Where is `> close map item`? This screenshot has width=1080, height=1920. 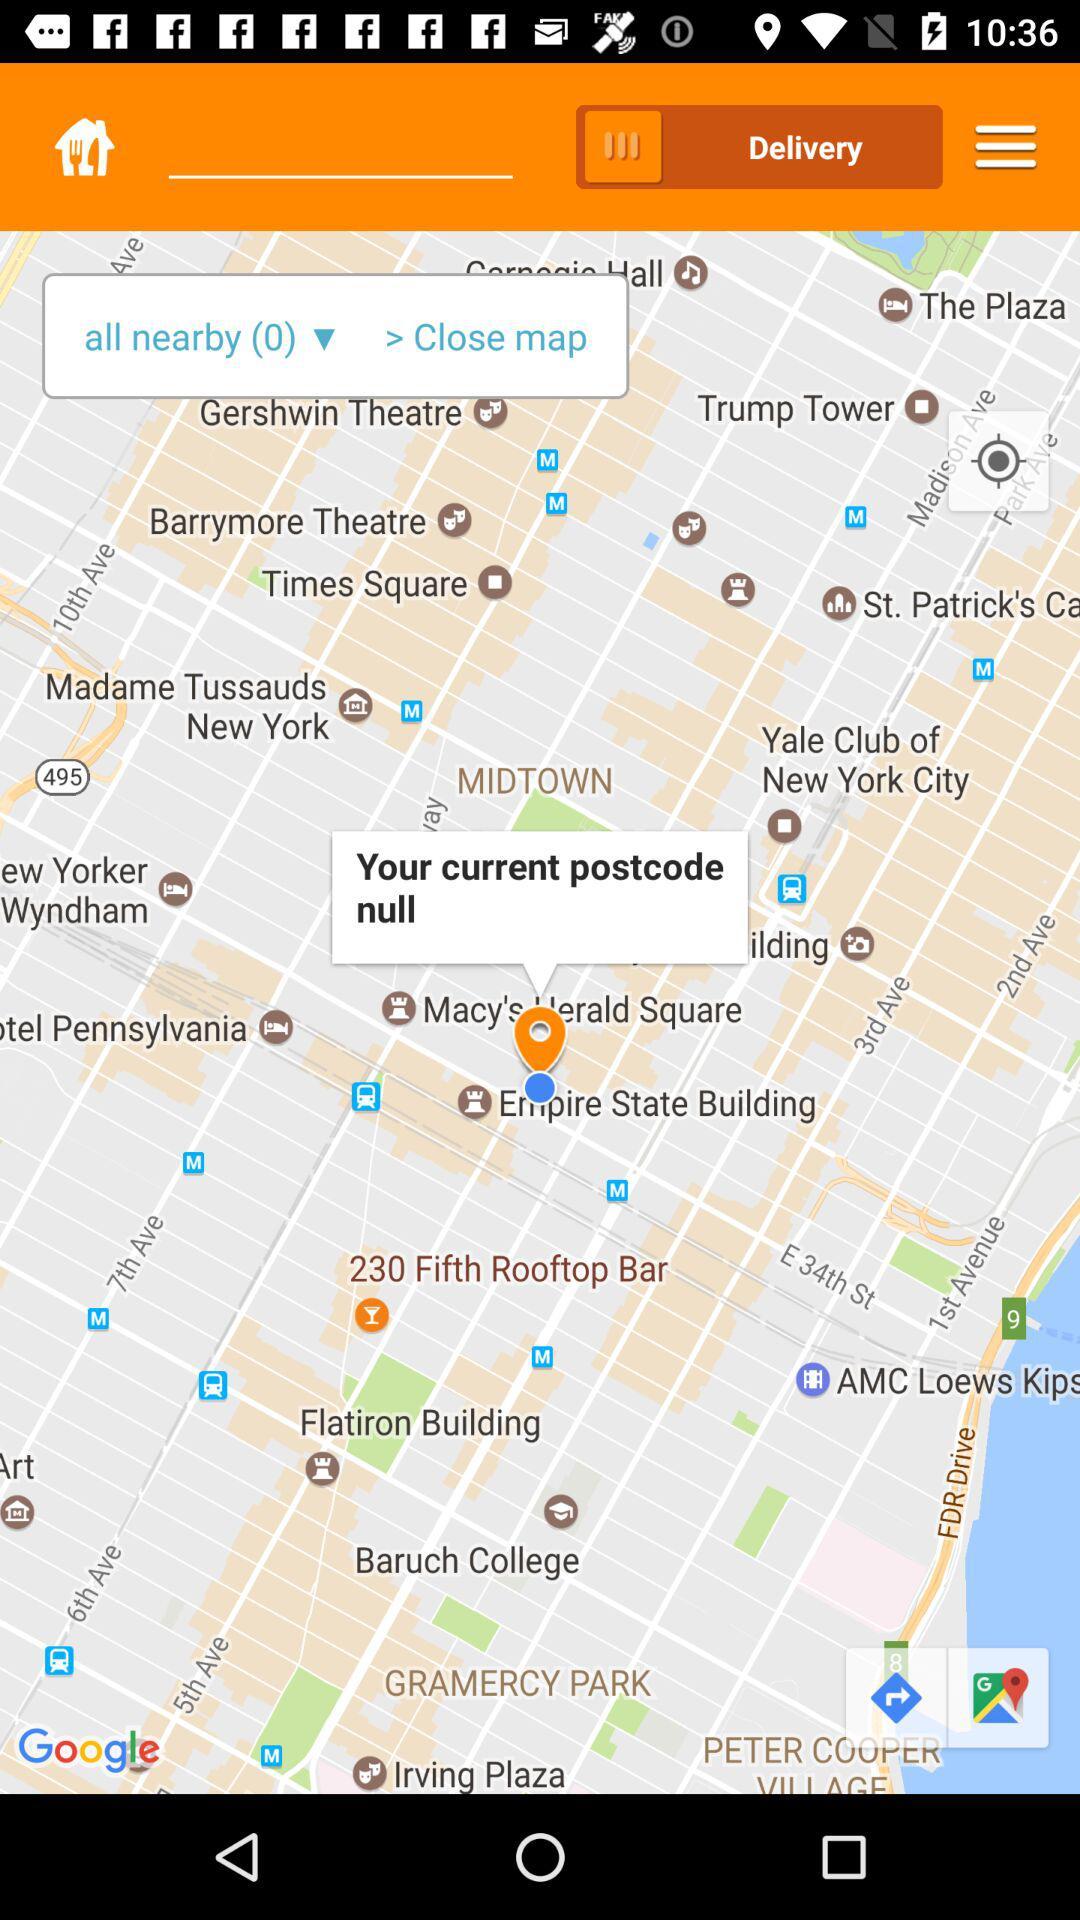 > close map item is located at coordinates (486, 336).